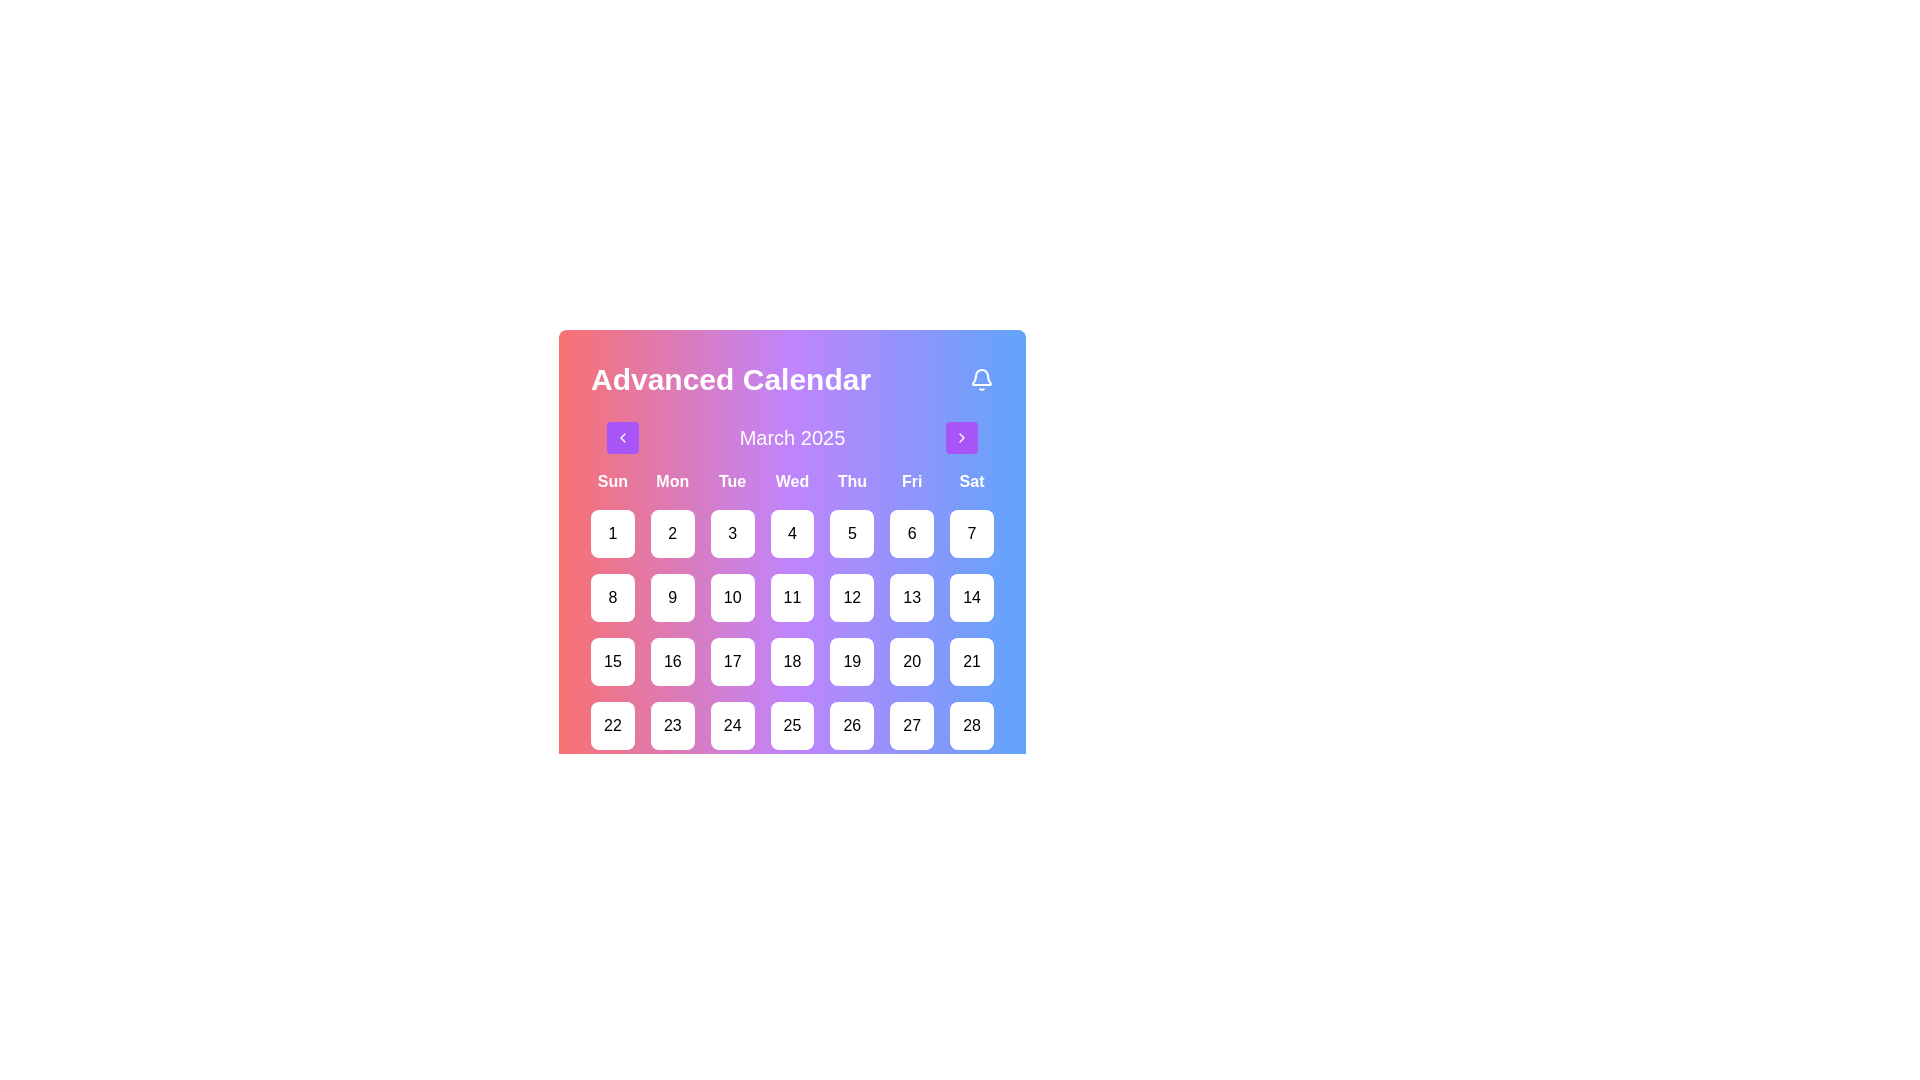 This screenshot has width=1920, height=1080. I want to click on the calendar date element displaying the number '10' in bold black text, so click(731, 596).